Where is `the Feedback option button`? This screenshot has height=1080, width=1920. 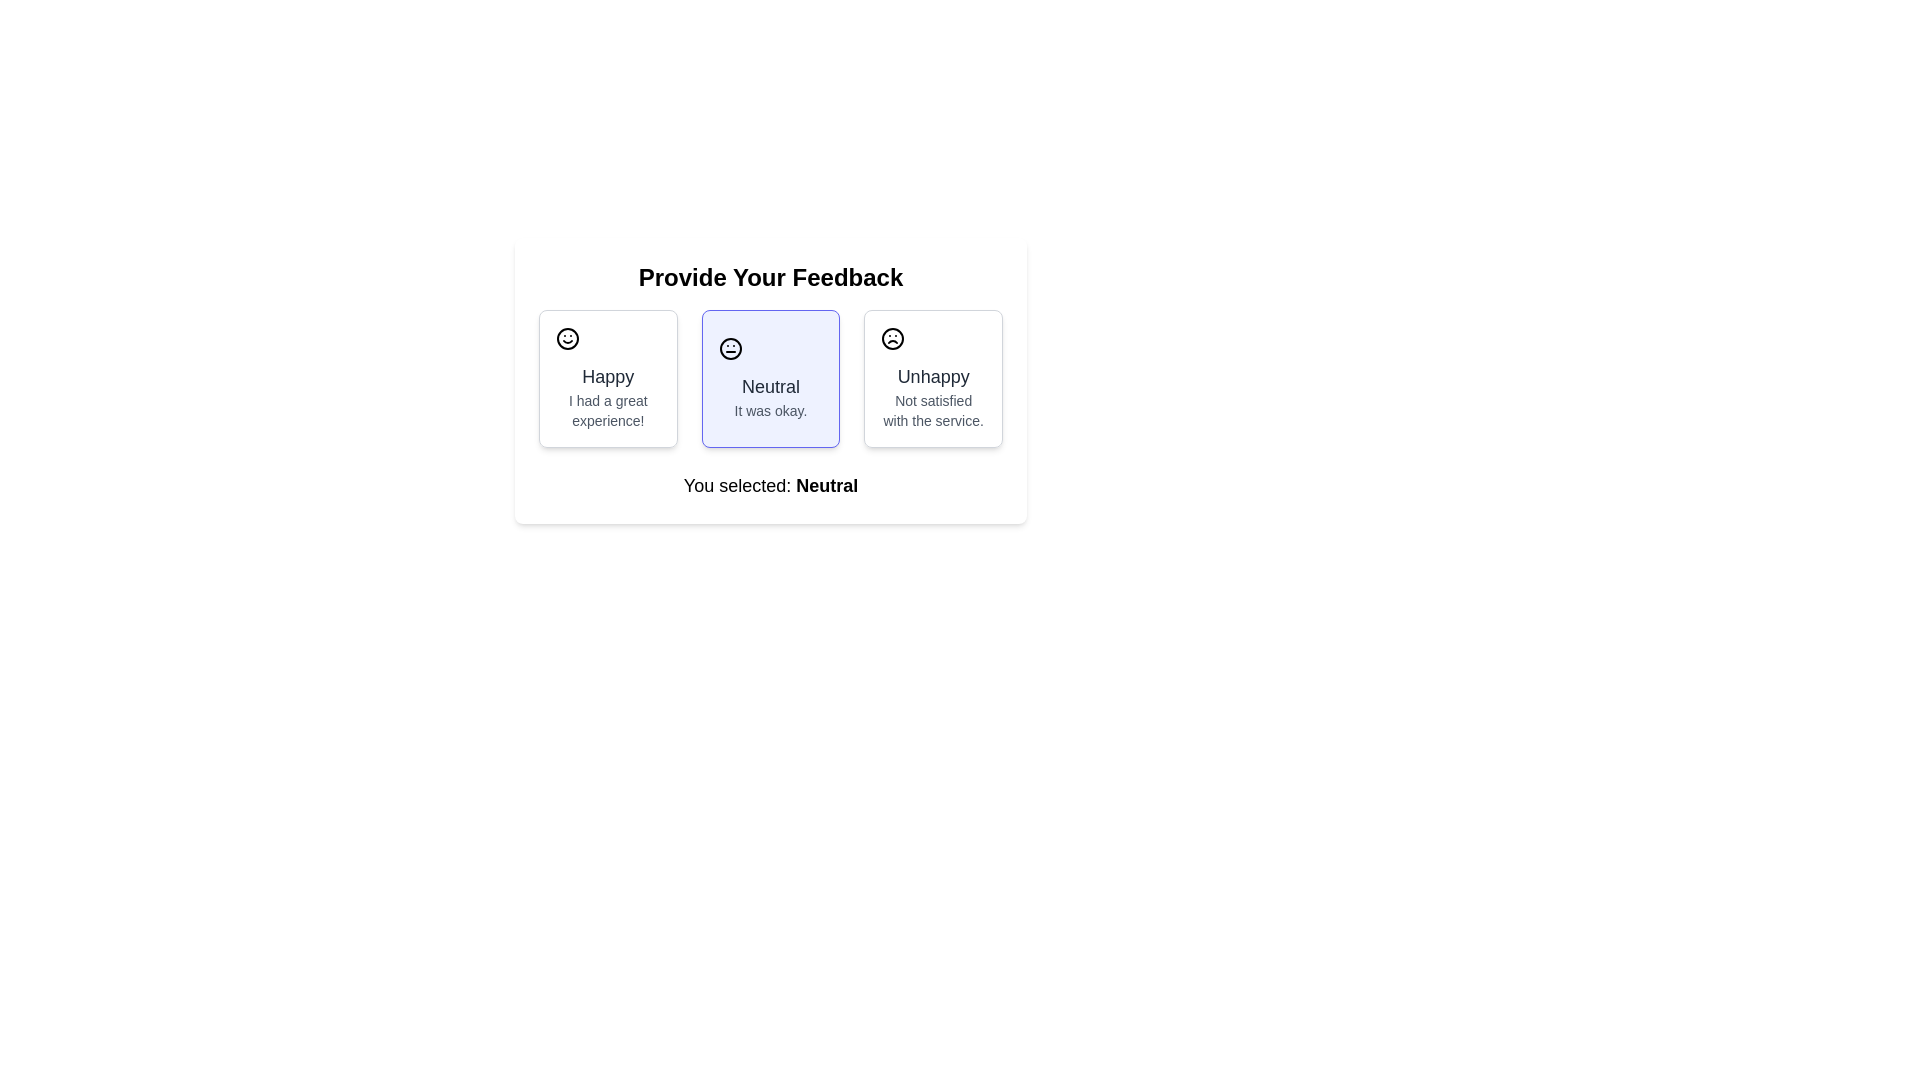
the Feedback option button is located at coordinates (770, 378).